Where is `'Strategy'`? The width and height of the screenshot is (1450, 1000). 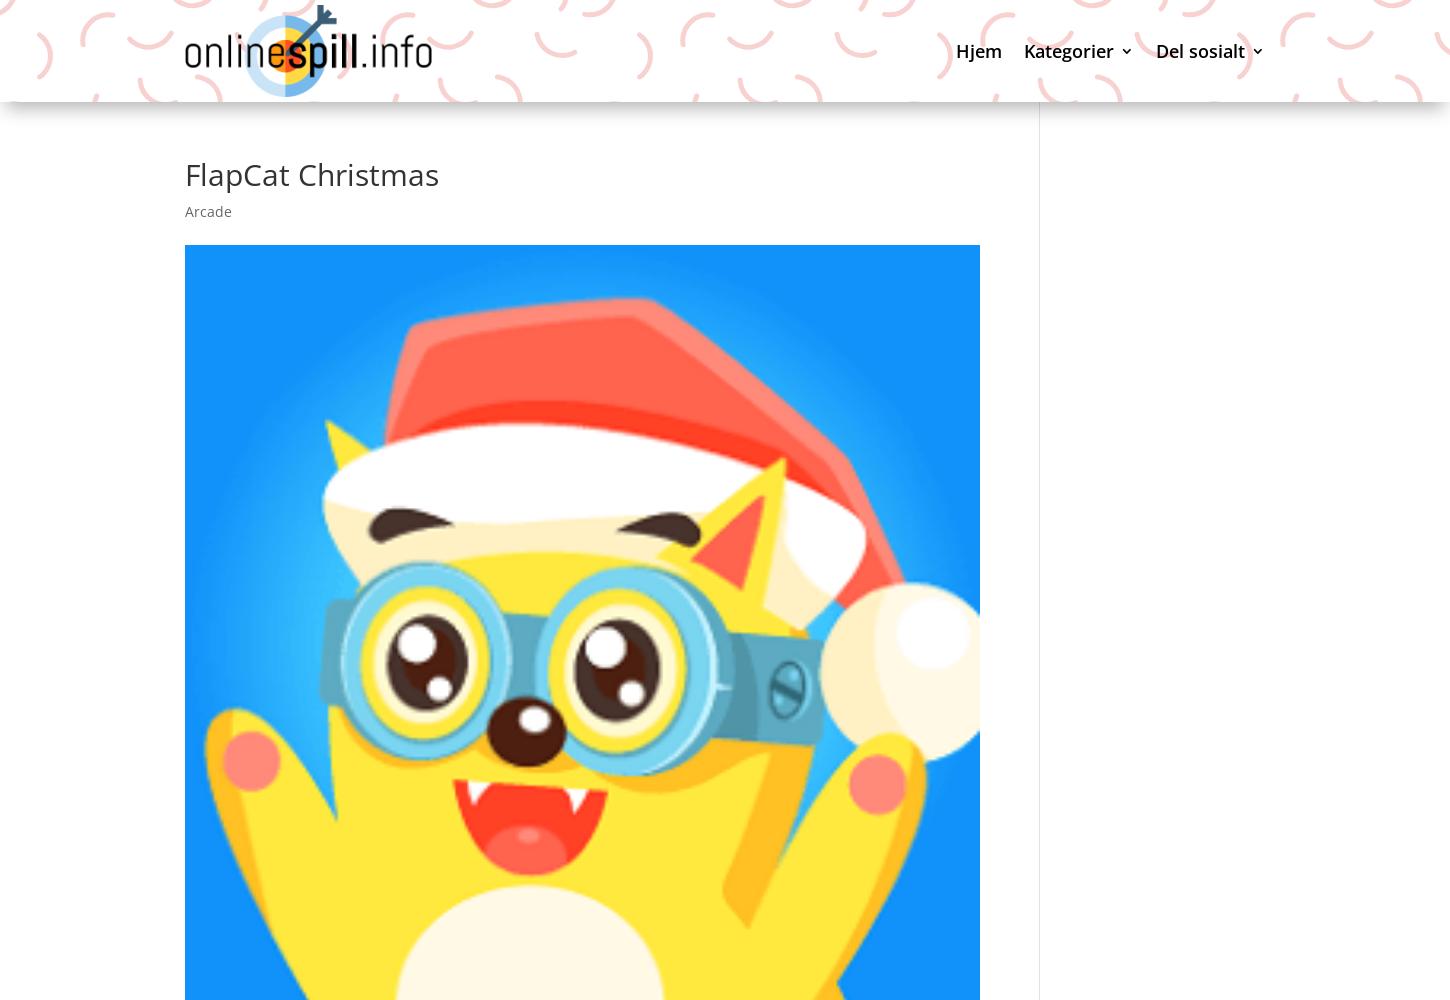 'Strategy' is located at coordinates (1088, 857).